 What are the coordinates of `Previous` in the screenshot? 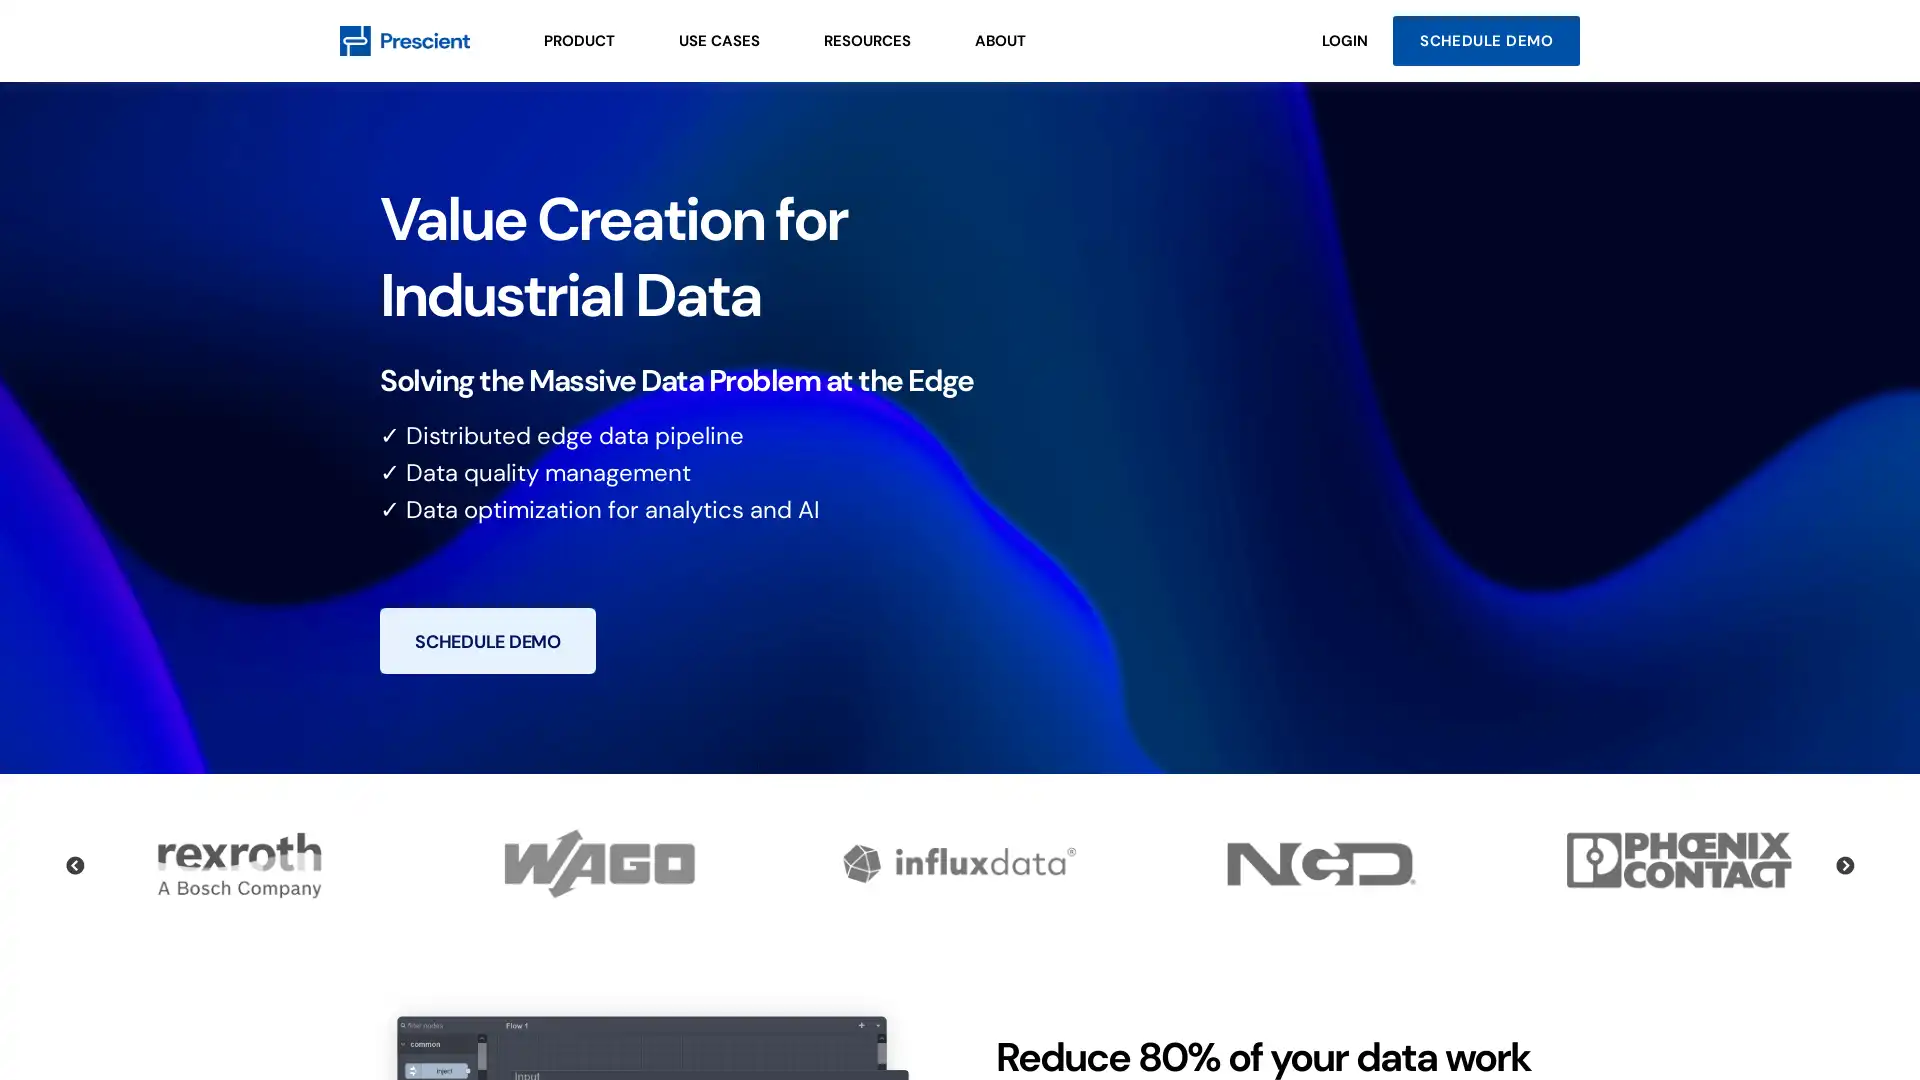 It's located at (75, 866).